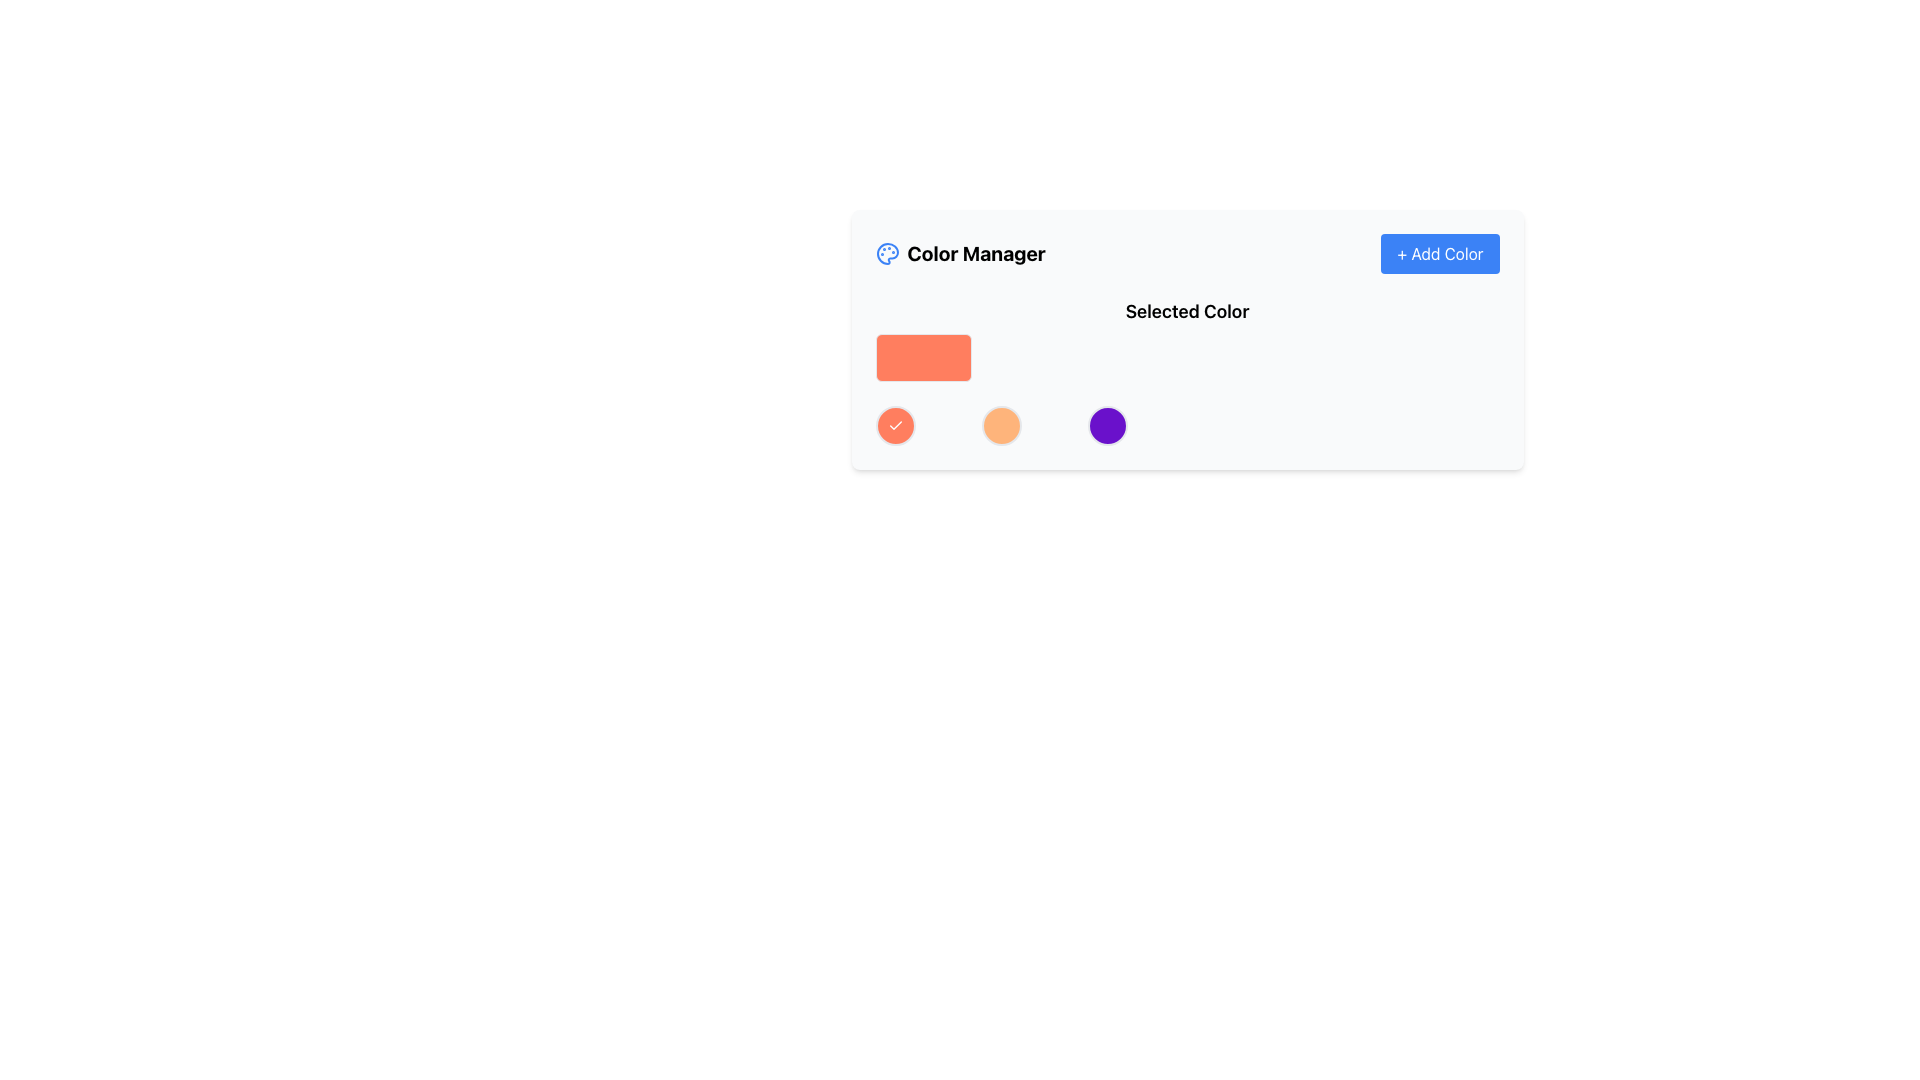 The image size is (1920, 1080). I want to click on the fourth circular color selection button in the grid layout, so click(1106, 424).